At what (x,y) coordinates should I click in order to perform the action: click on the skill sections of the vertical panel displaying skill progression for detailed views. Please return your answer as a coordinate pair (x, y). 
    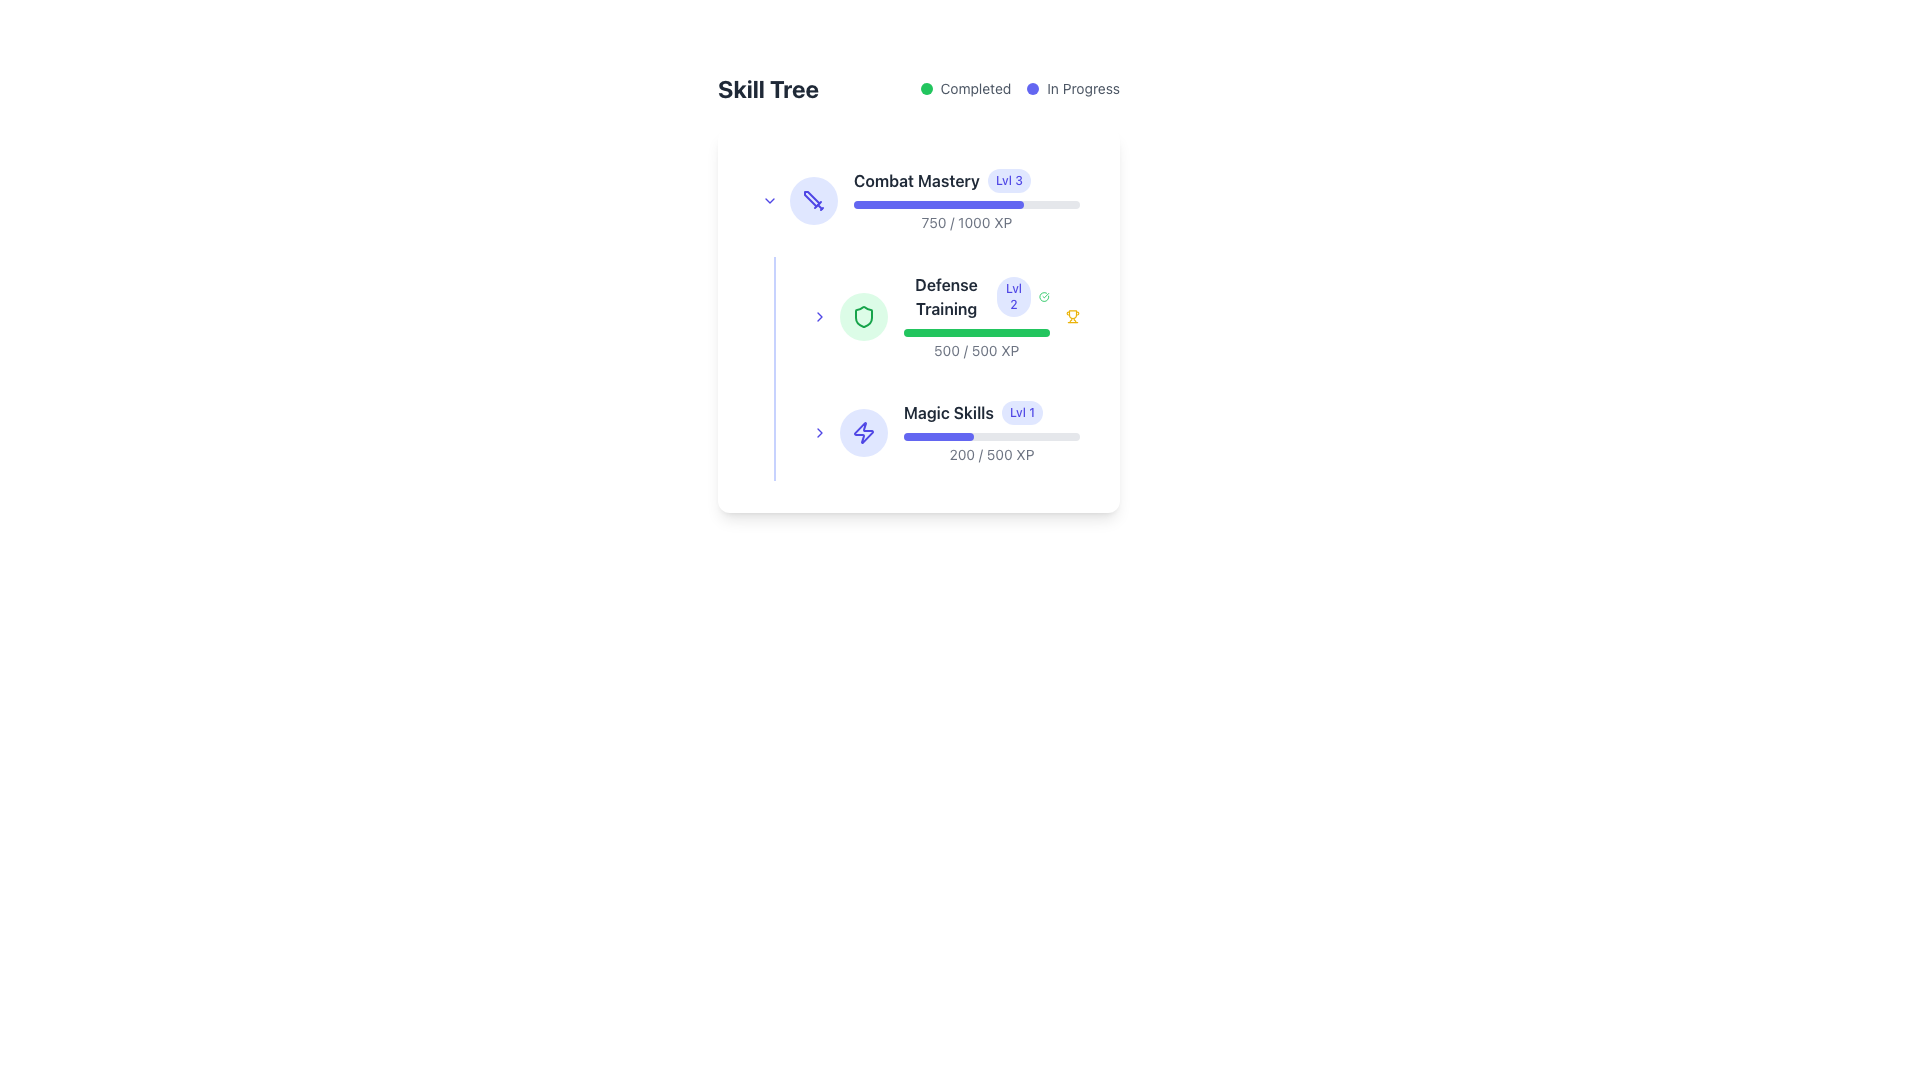
    Looking at the image, I should click on (917, 293).